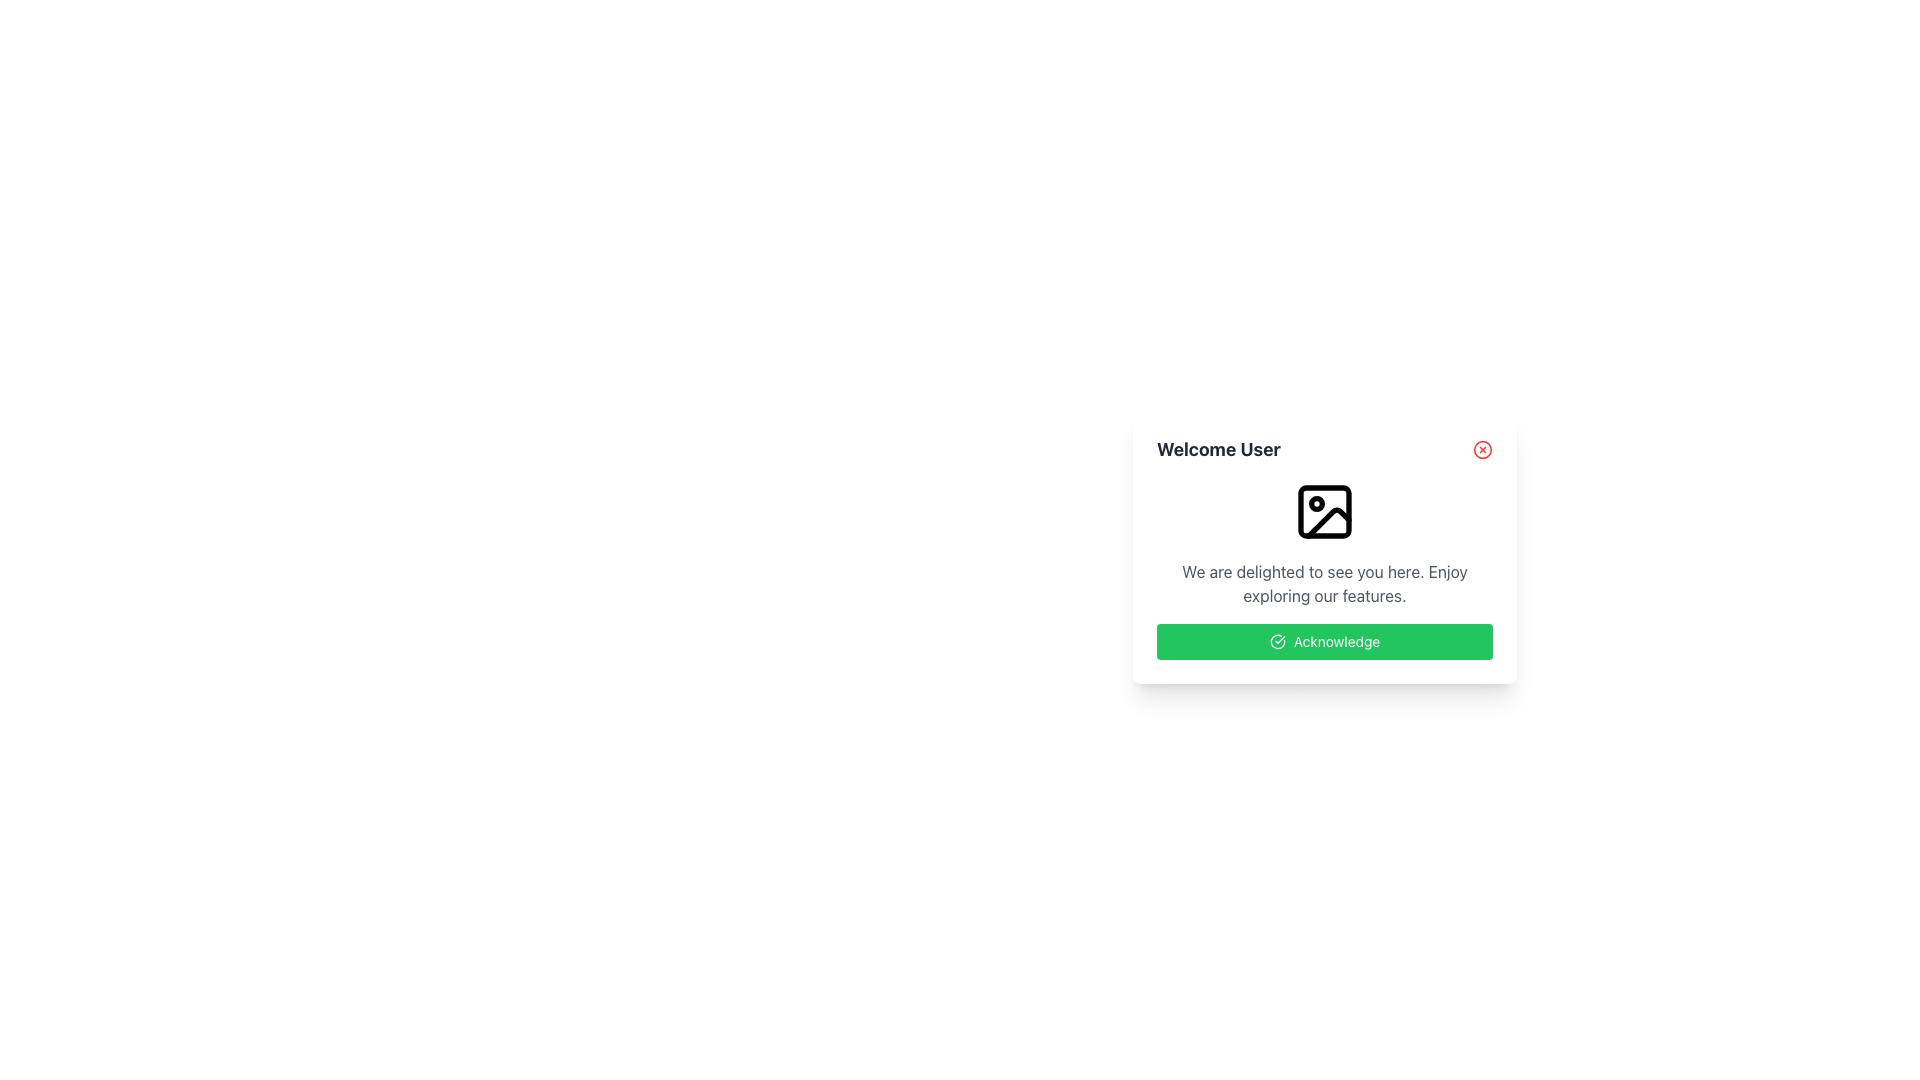 This screenshot has width=1920, height=1080. Describe the element at coordinates (1324, 583) in the screenshot. I see `the welcoming text label that provides an inviting message to the user, located below a centered icon in the interface` at that location.